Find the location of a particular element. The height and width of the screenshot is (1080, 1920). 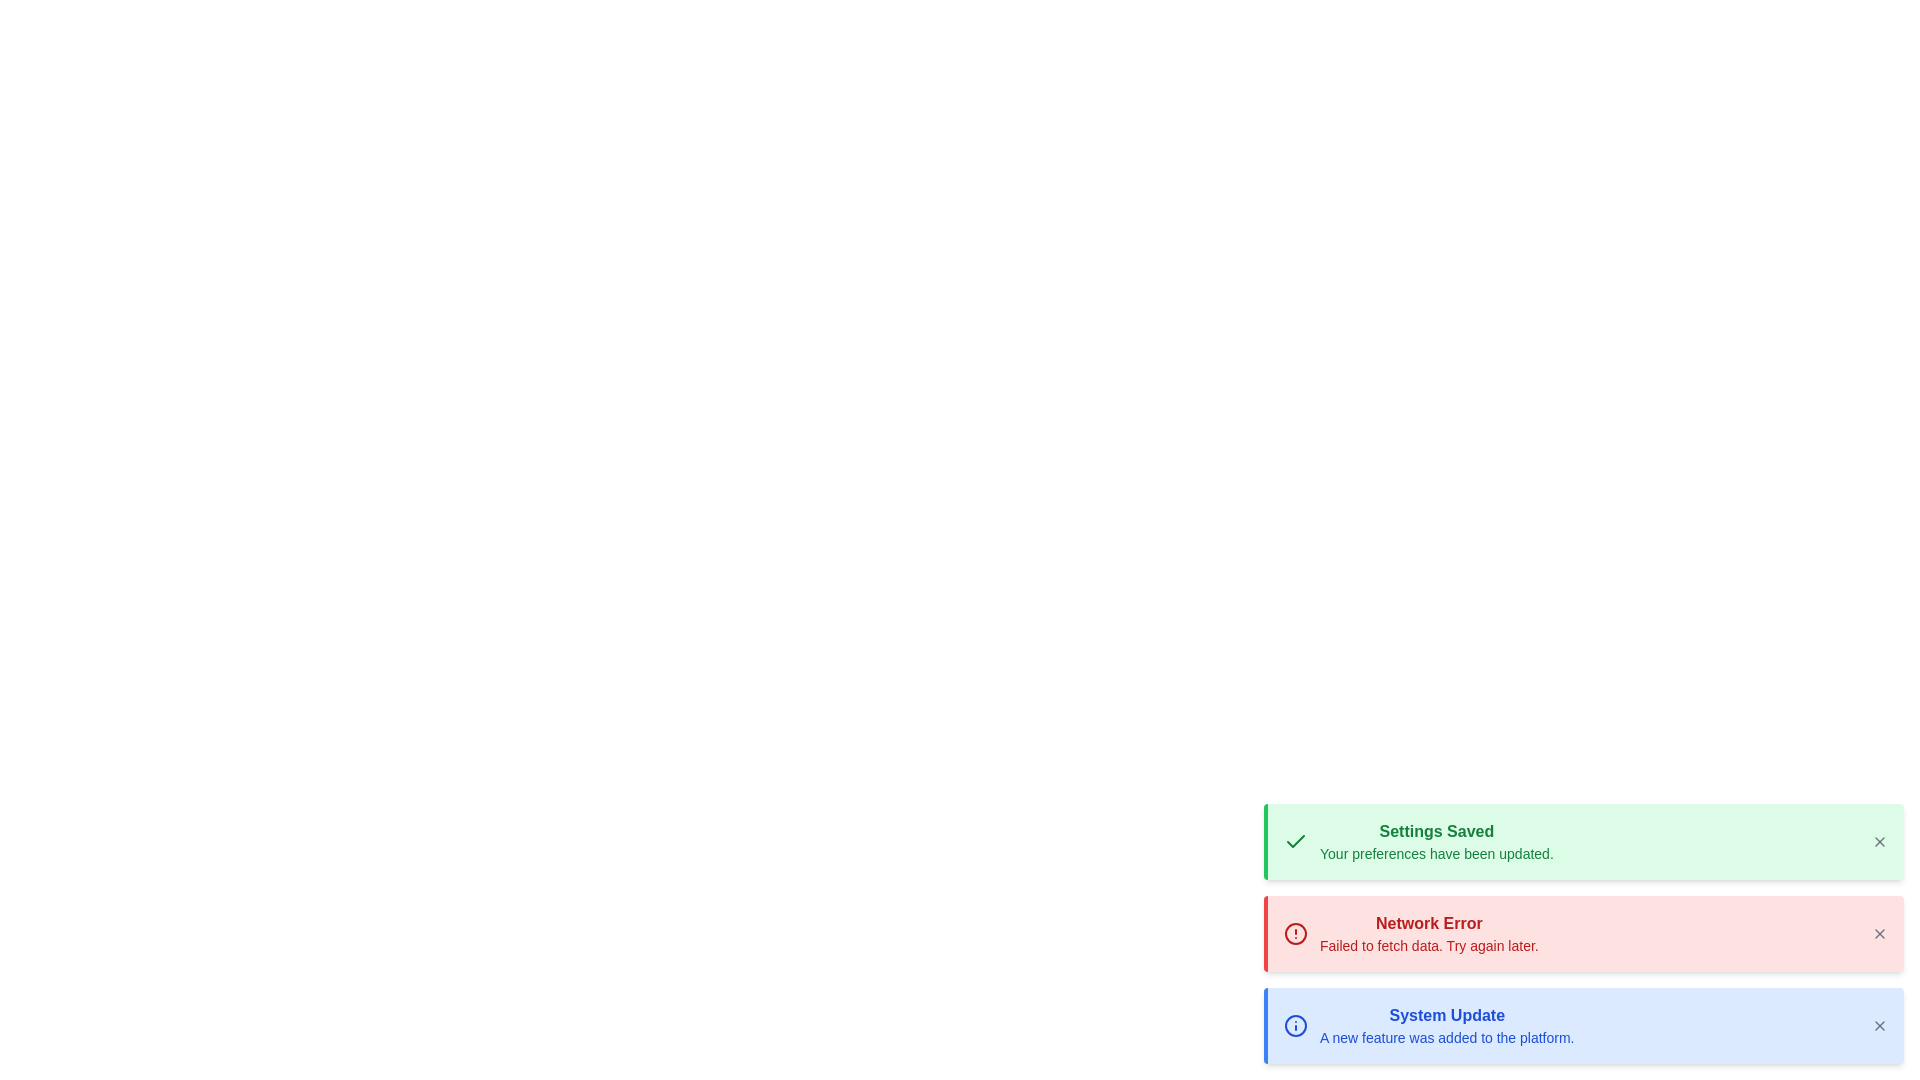

the close button represented by an 'X' in the top-right corner of the red 'Network Error' notification card is located at coordinates (1879, 933).